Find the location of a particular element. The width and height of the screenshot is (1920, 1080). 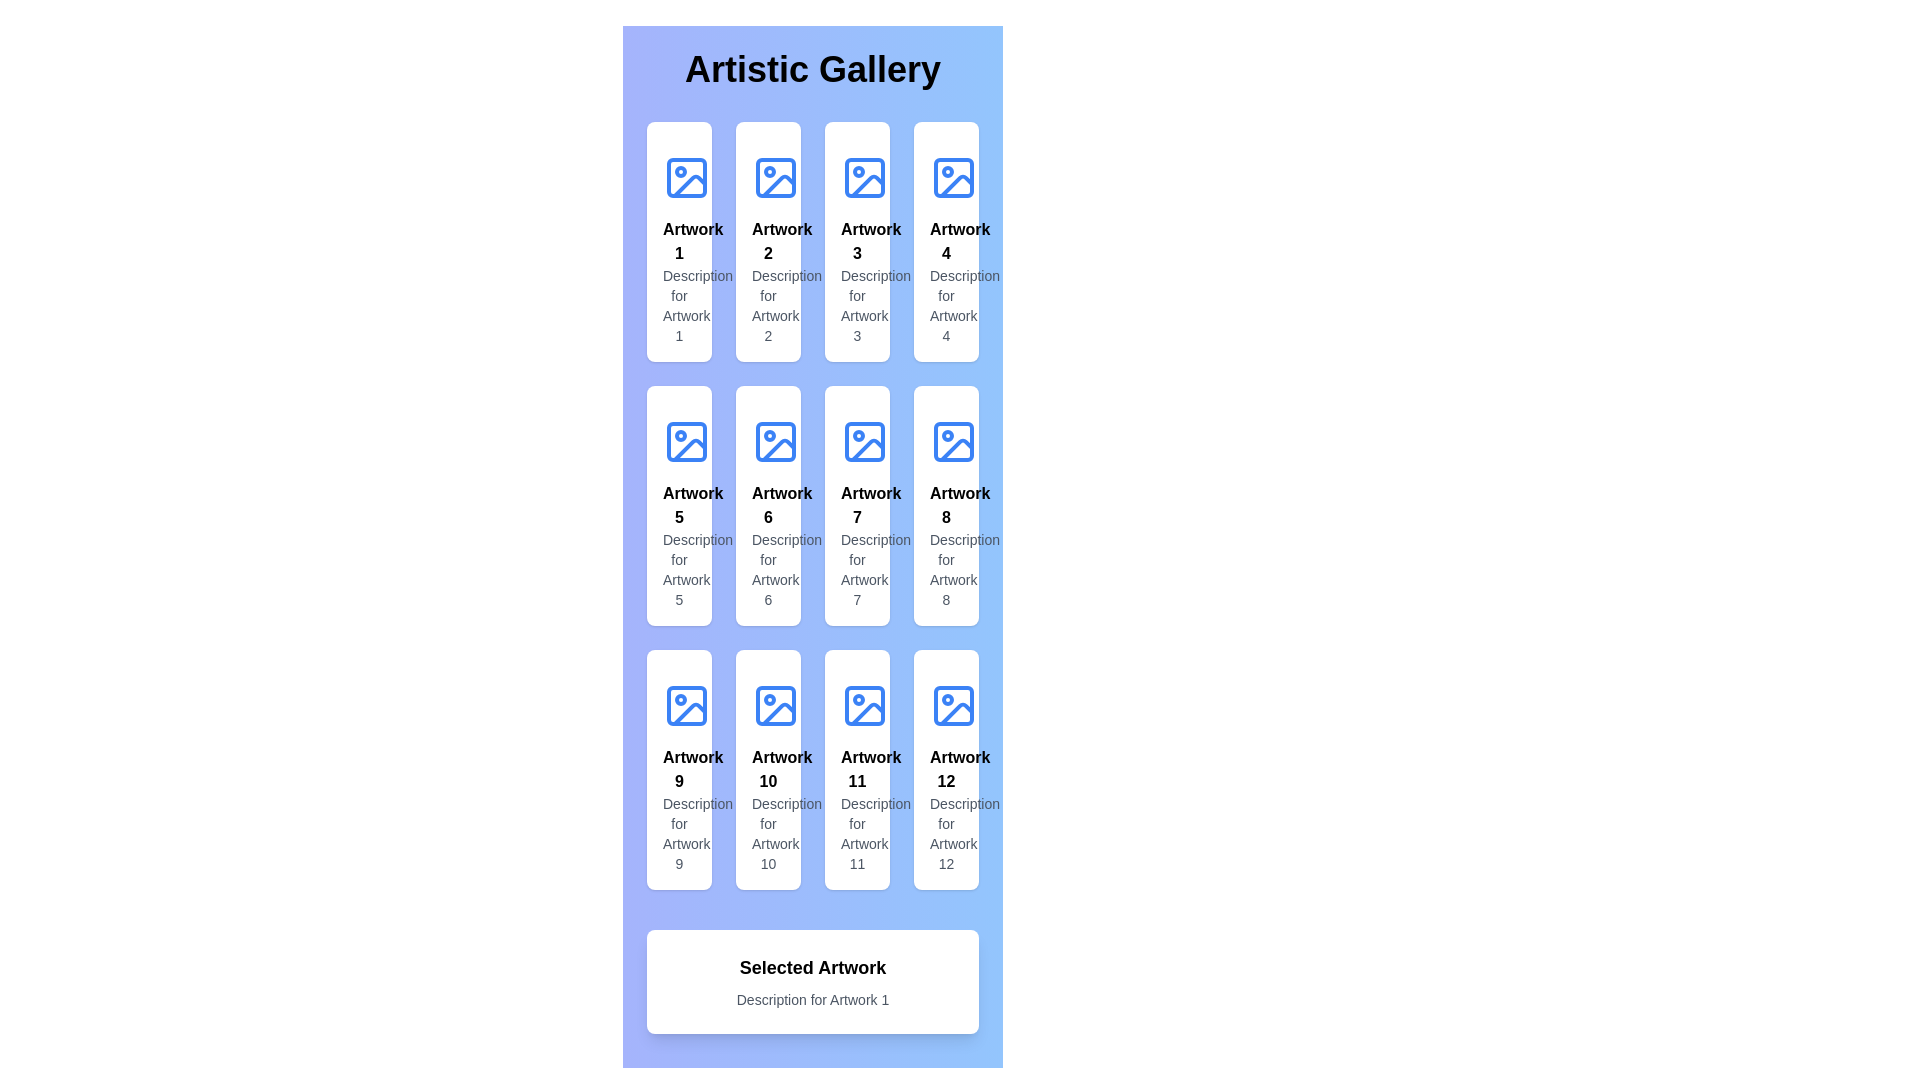

the rectangle graphic element that is part of the image icon for 'Artwork 8', located in the eighth artwork slot of a 3x4 grid layout is located at coordinates (953, 441).